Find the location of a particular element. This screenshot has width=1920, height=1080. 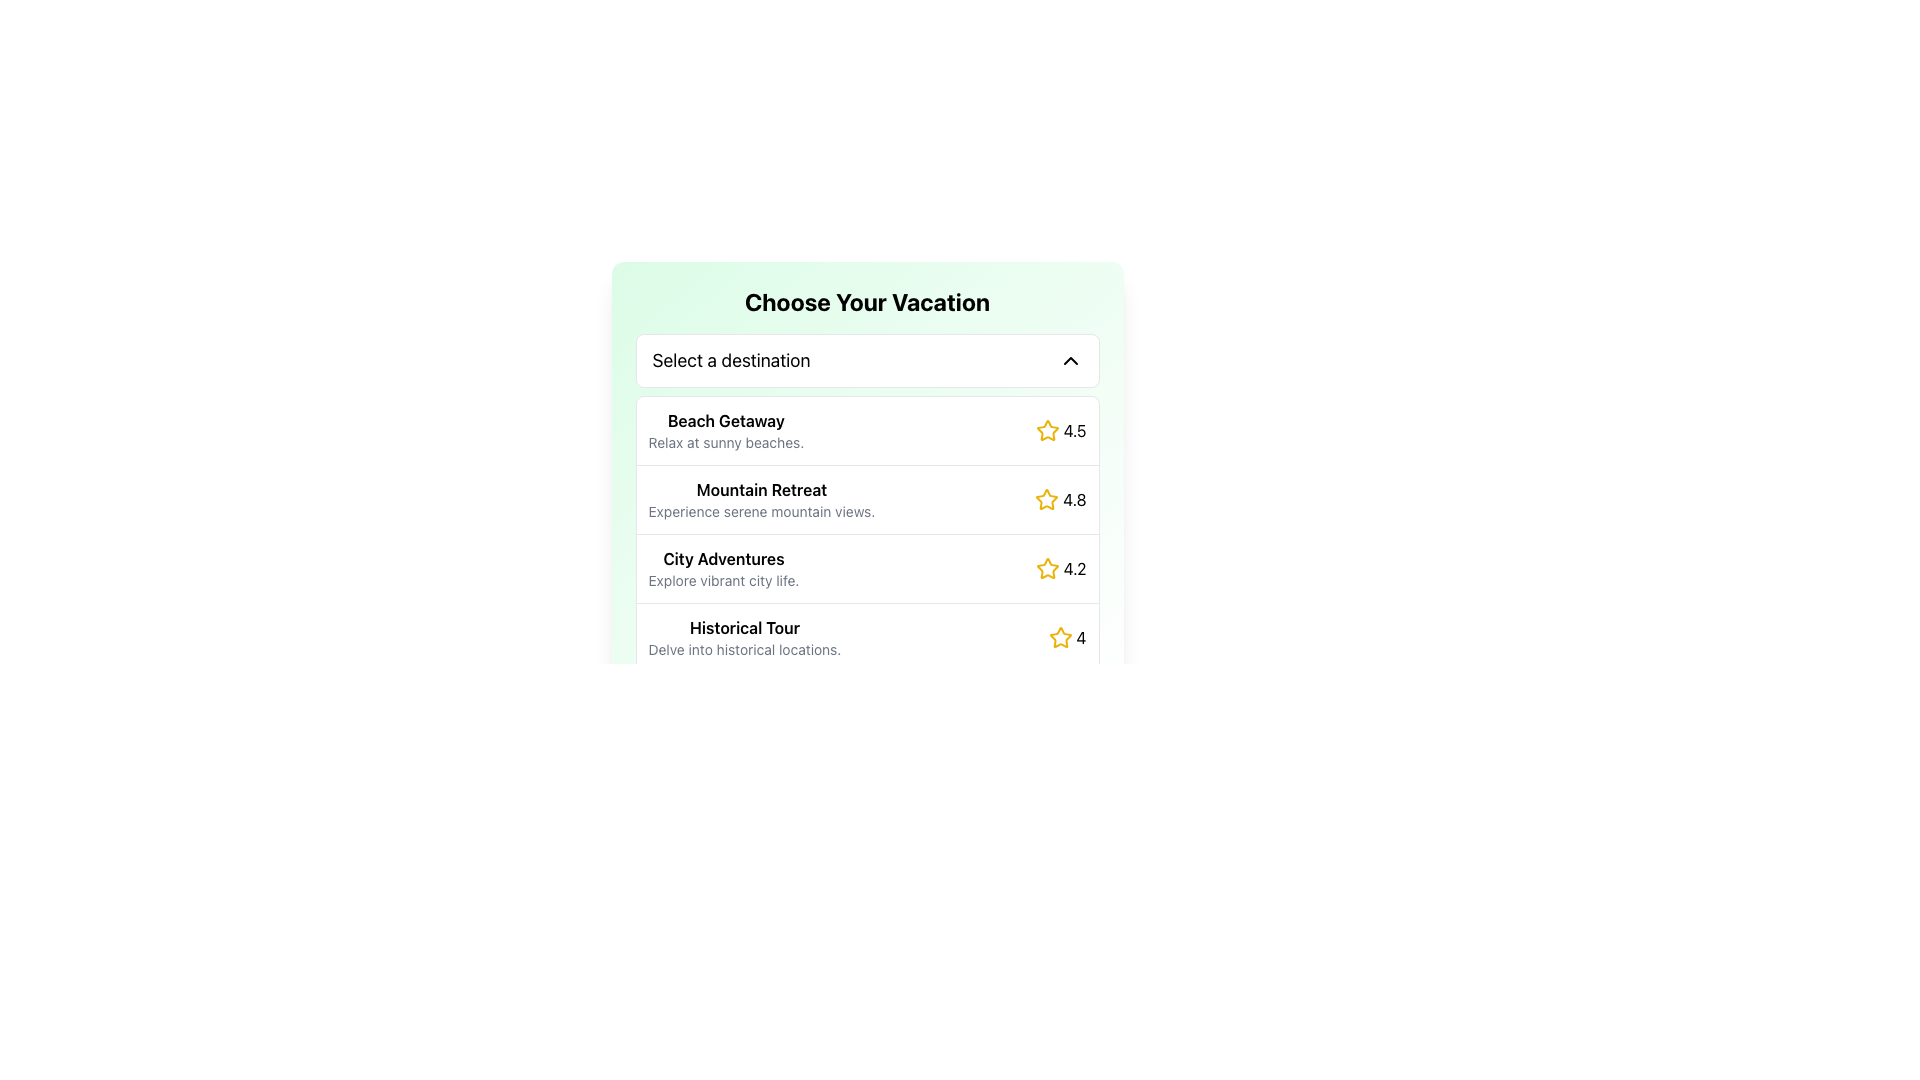

the text label displaying 'Mountain Retreat', which is bold and larger than the accompanying text, located in the second position of the vacation destinations list is located at coordinates (760, 489).